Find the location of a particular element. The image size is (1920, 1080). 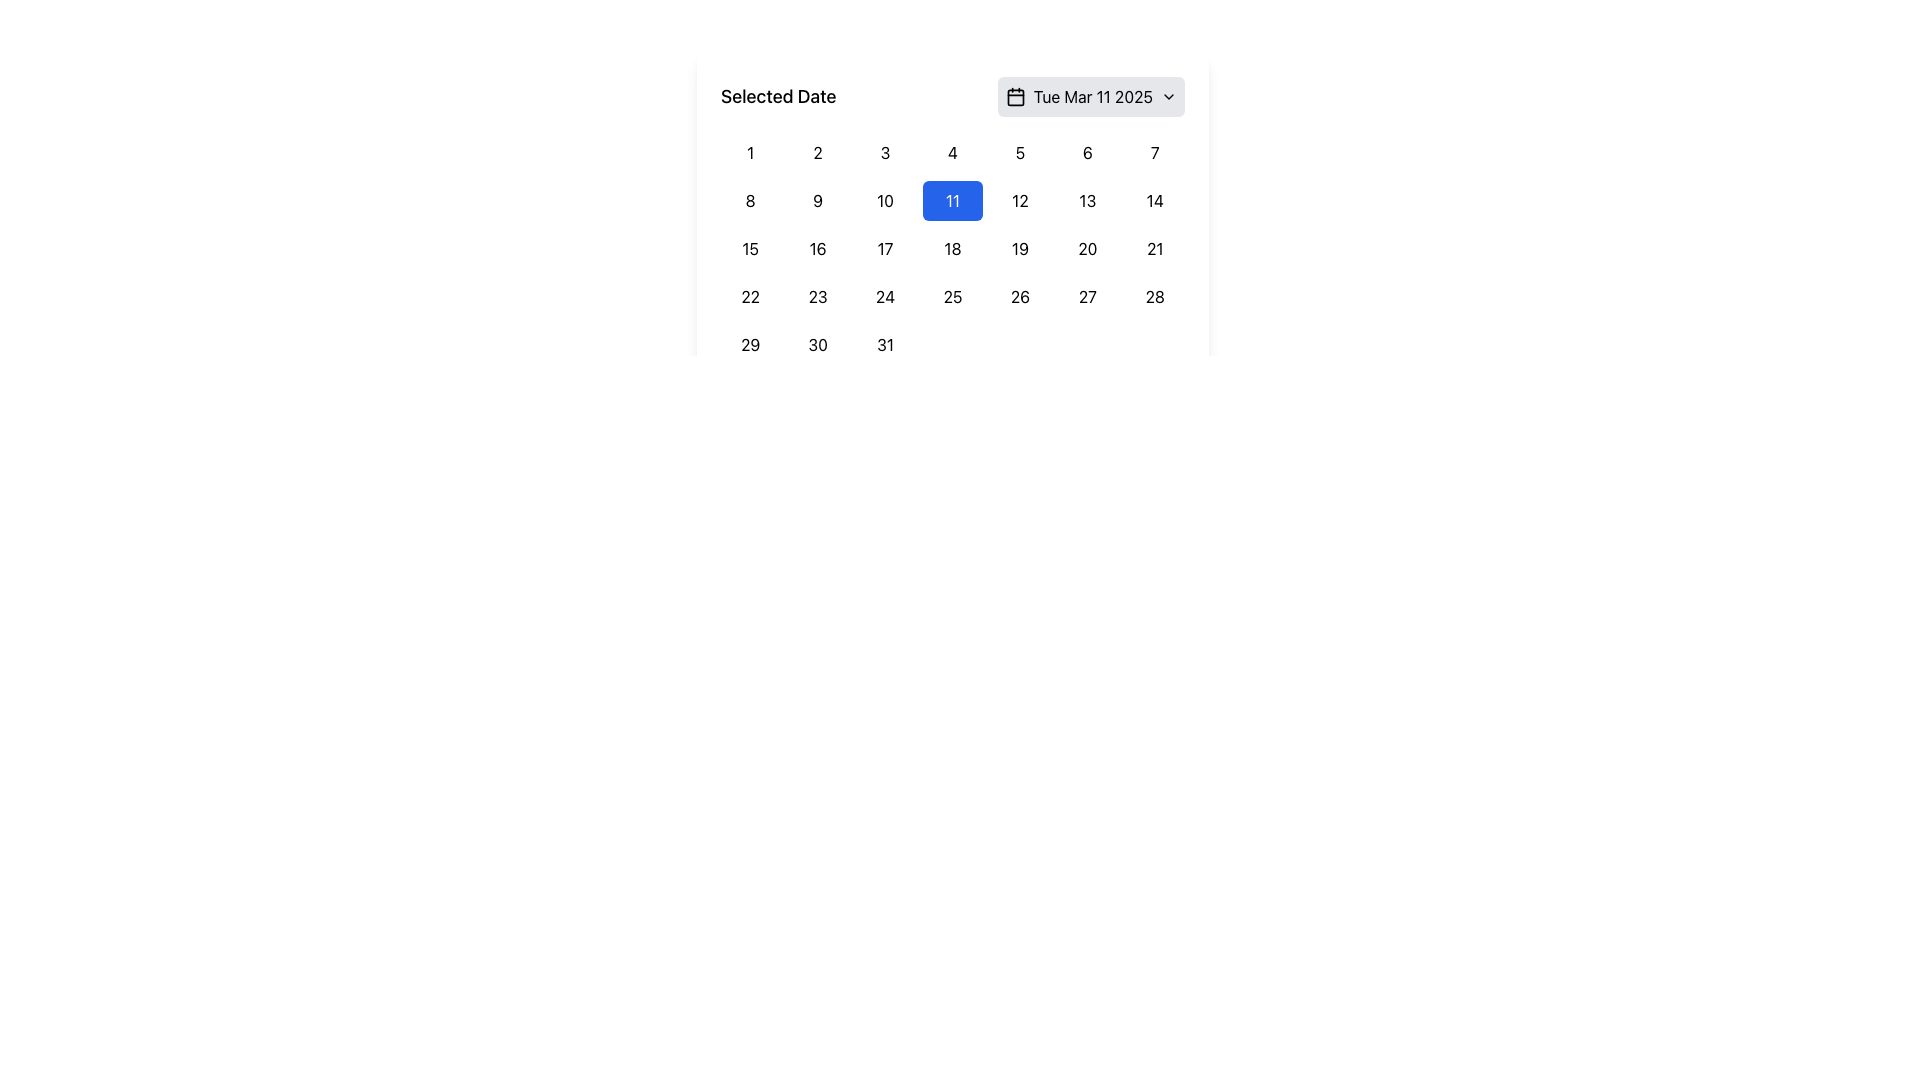

the button representing the number '18' in the third row and fourth column of the grid to trigger visual feedback is located at coordinates (951, 248).